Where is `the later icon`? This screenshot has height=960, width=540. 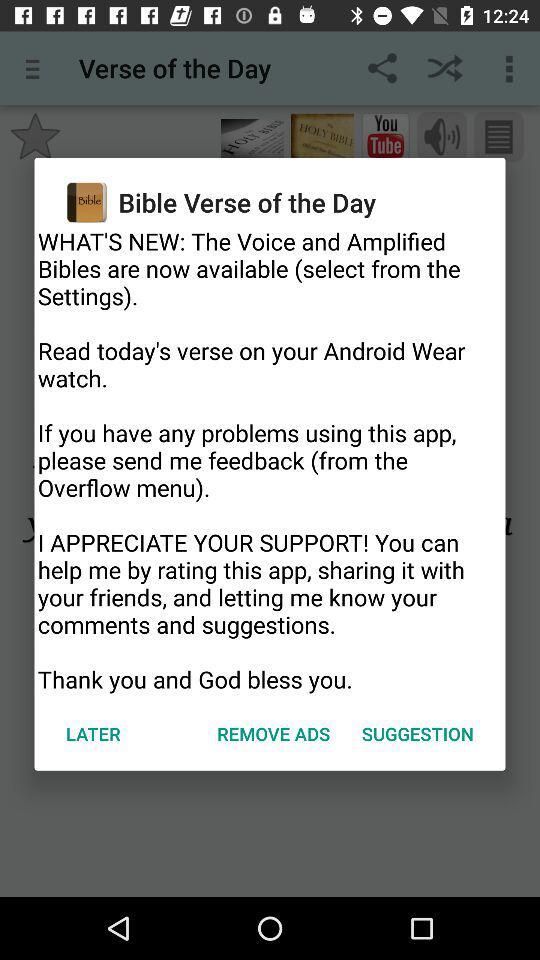 the later icon is located at coordinates (92, 732).